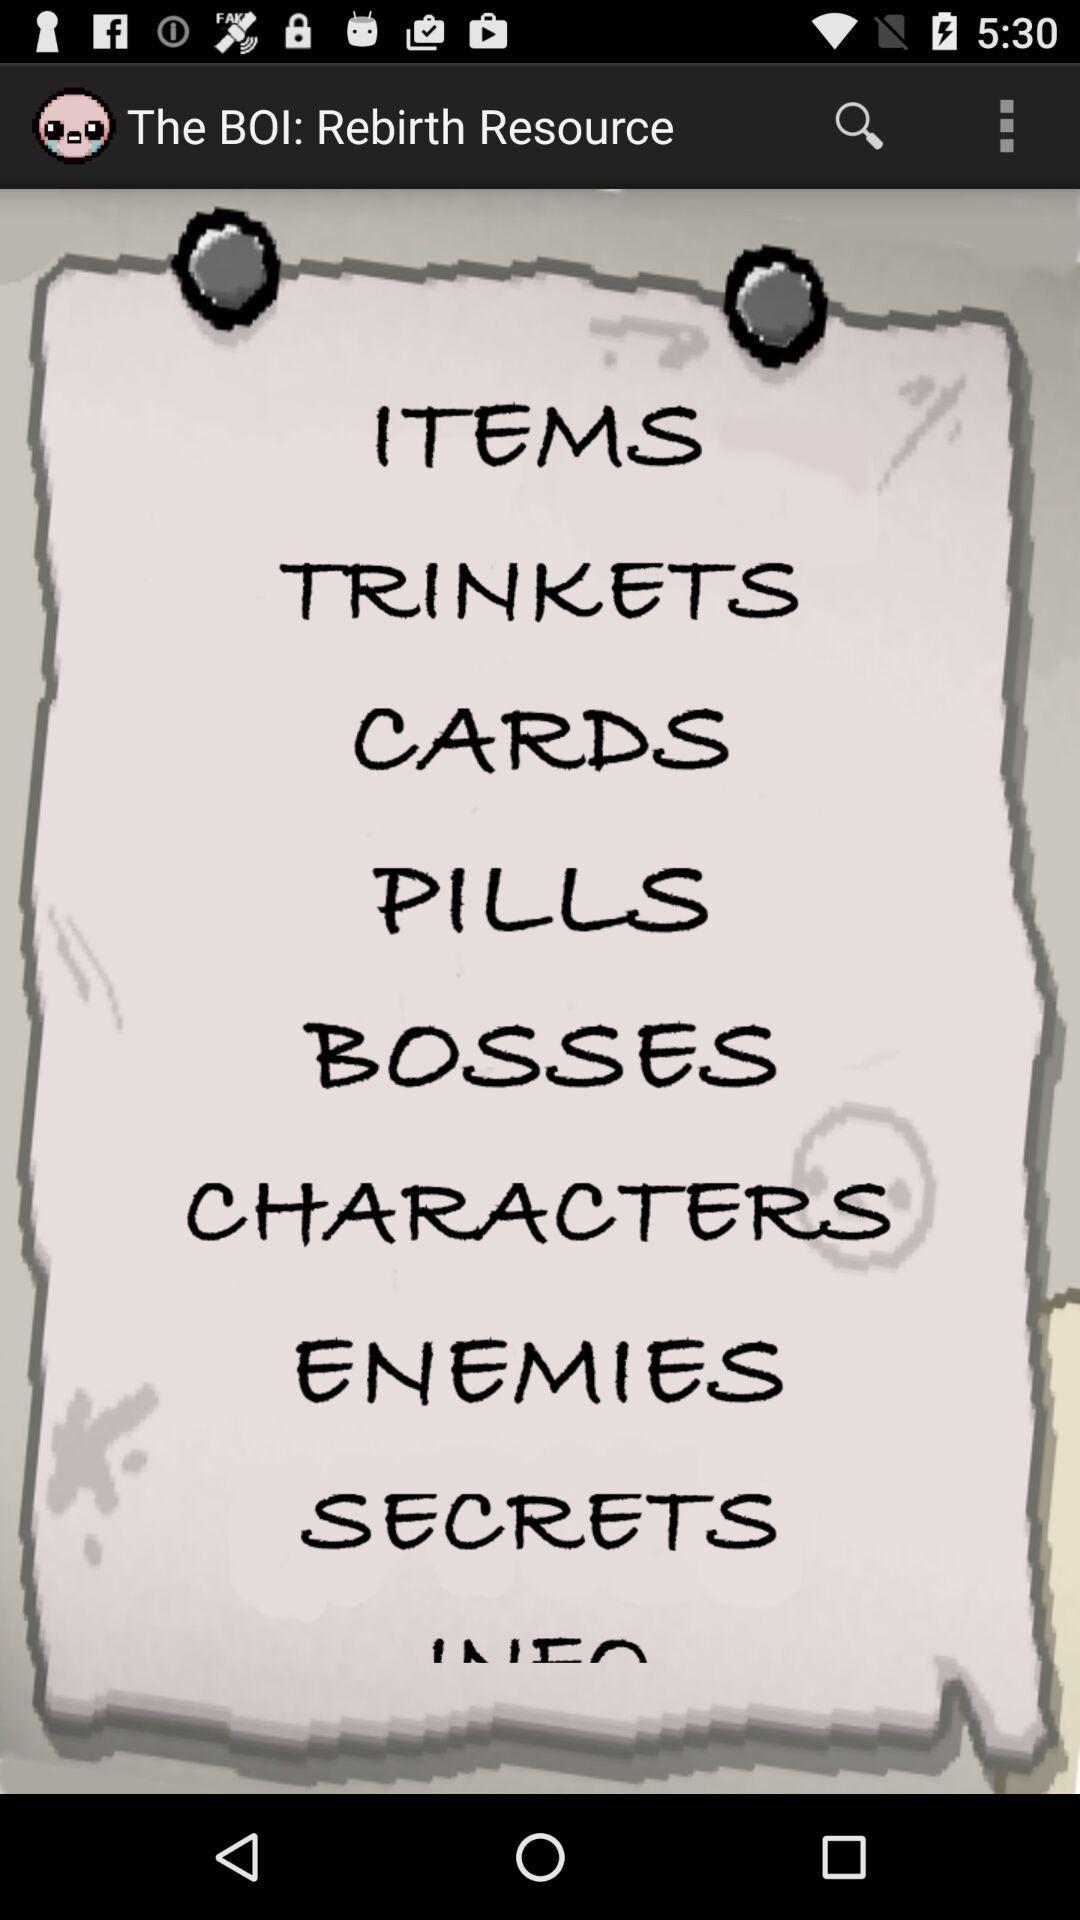 The image size is (1080, 1920). Describe the element at coordinates (540, 1520) in the screenshot. I see `secrets` at that location.